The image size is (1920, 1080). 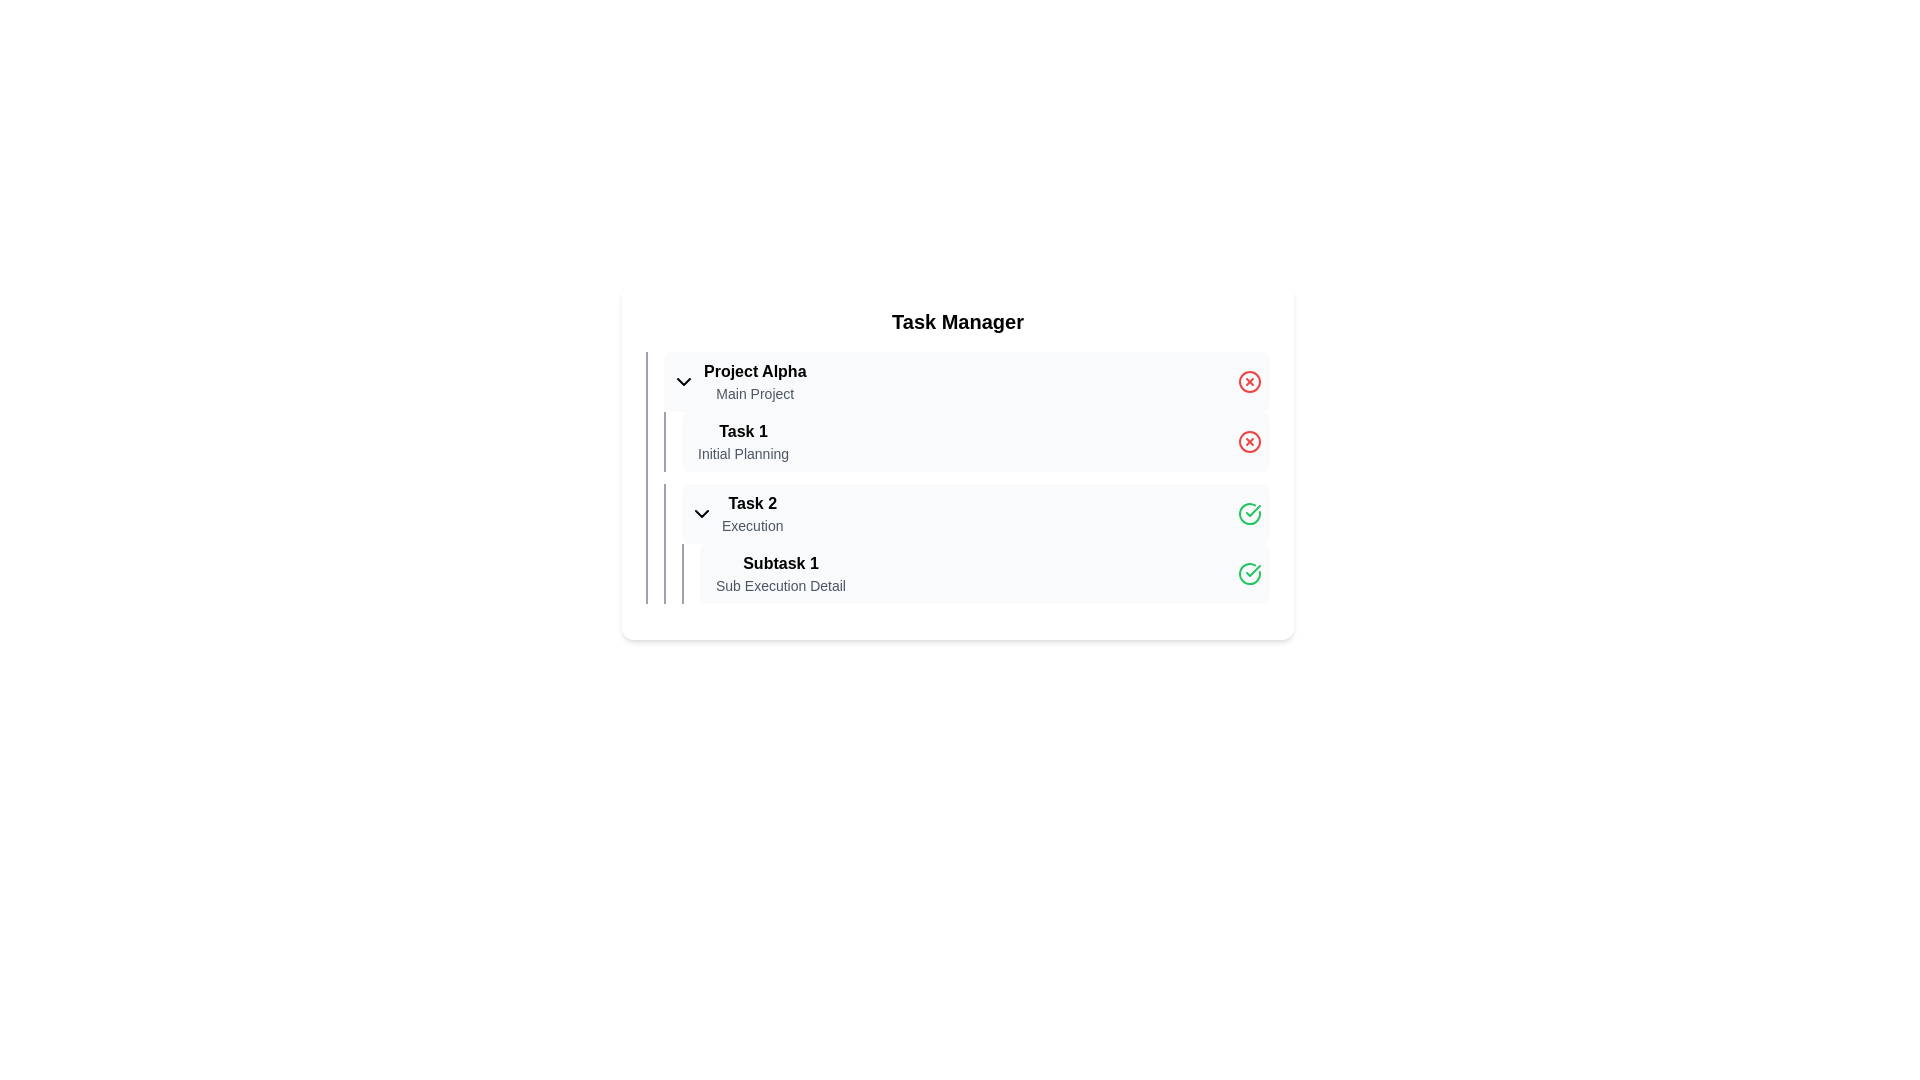 I want to click on the text area displaying the title and description of the task in the 'Task Manager' interface for possible interactions with the task, so click(x=751, y=512).